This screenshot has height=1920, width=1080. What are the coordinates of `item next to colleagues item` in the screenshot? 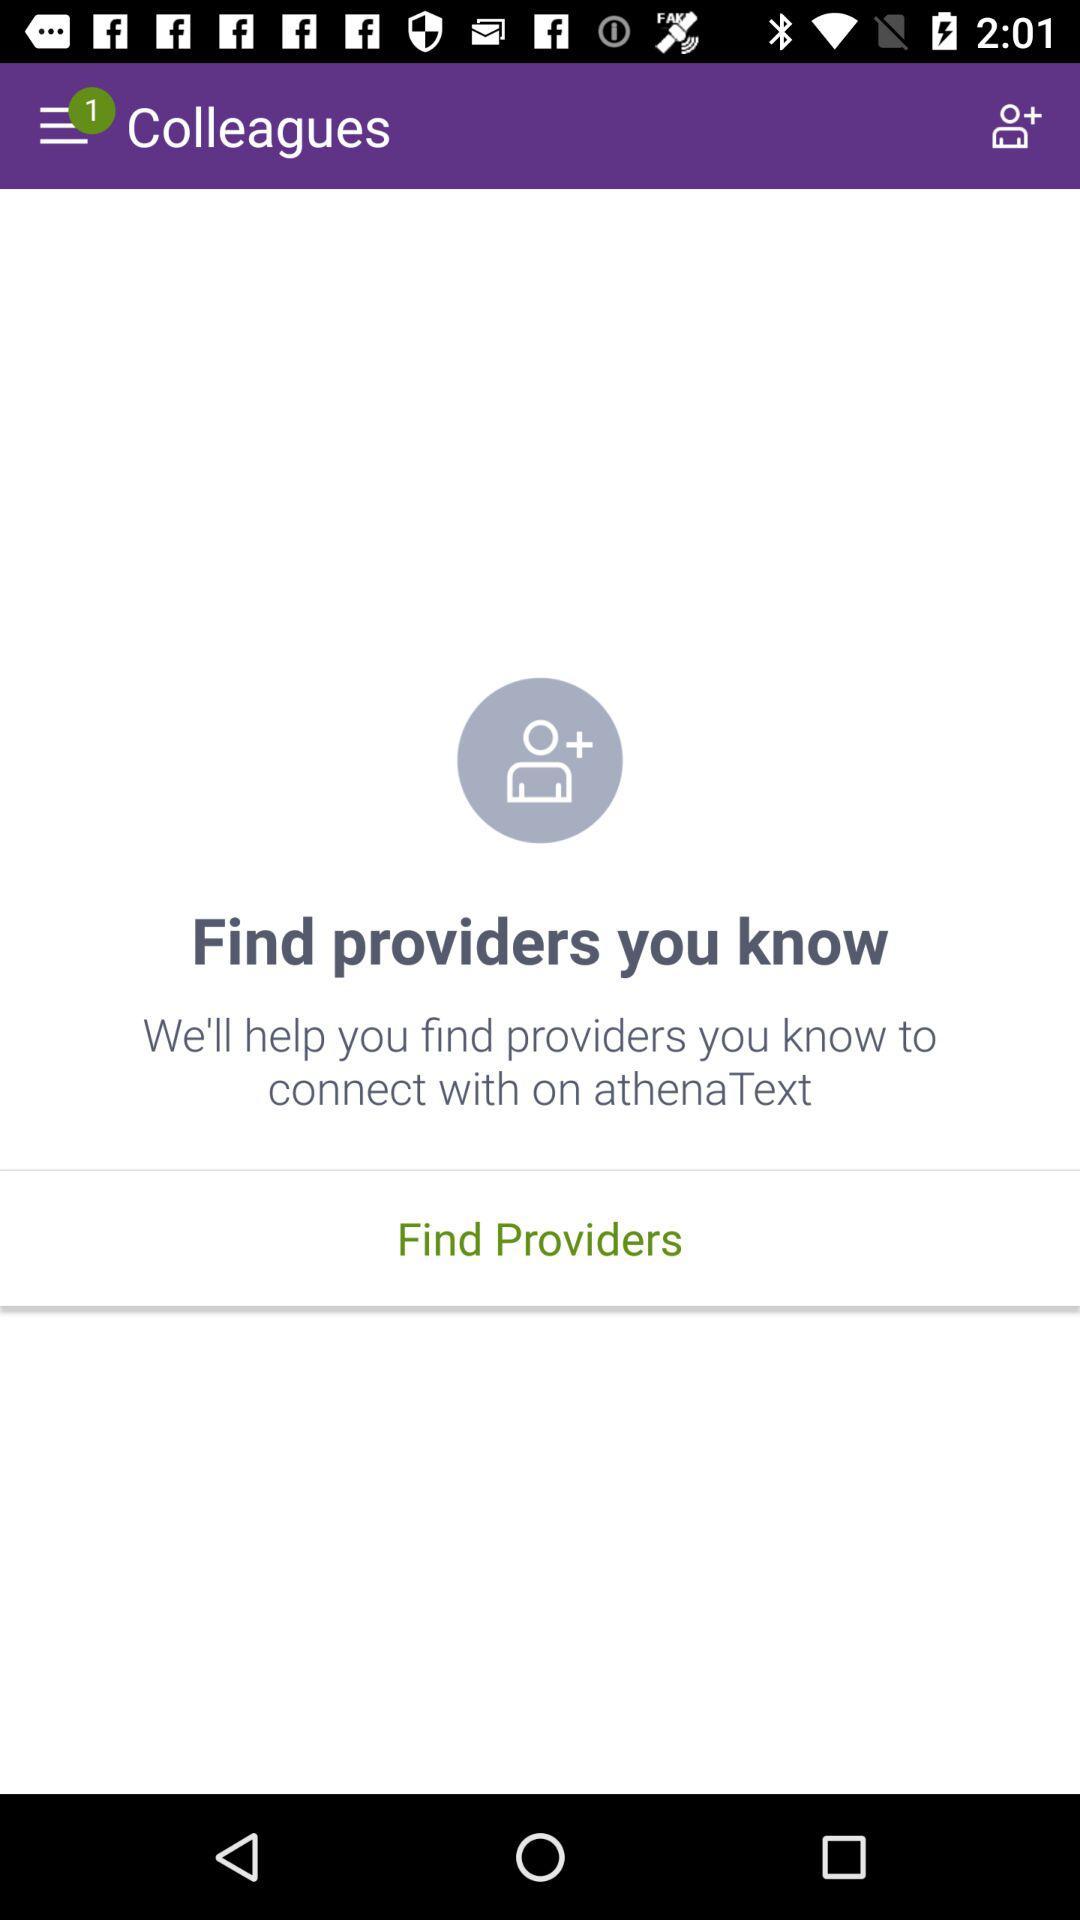 It's located at (1017, 124).